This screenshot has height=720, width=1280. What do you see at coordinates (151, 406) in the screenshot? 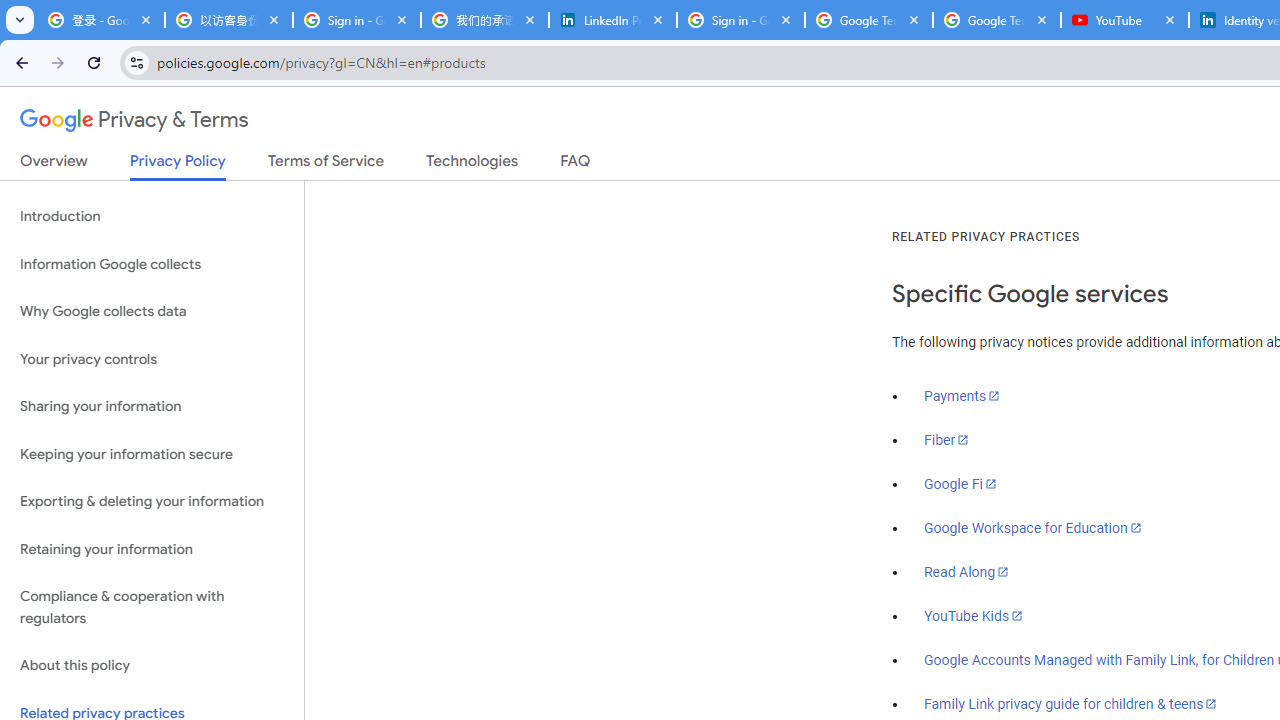
I see `'Sharing your information'` at bounding box center [151, 406].